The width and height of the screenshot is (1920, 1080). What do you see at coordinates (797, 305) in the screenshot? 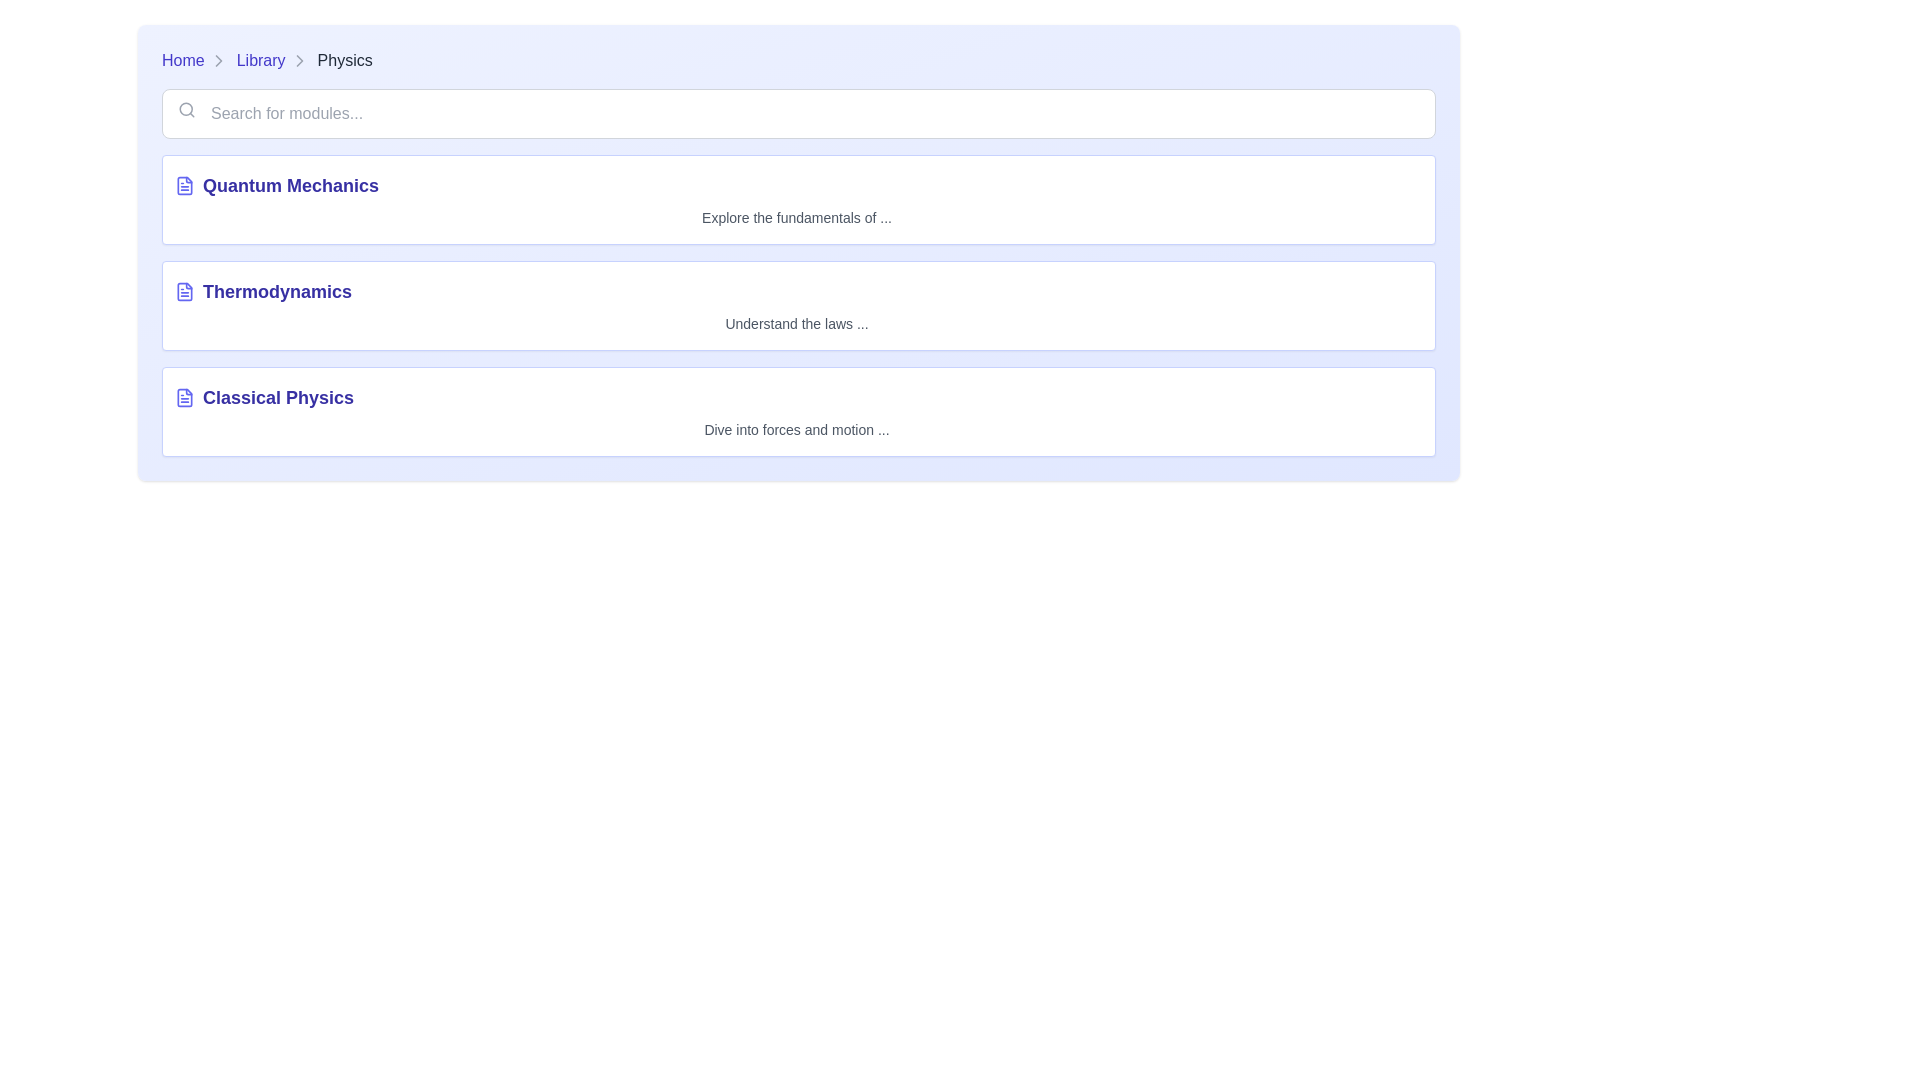
I see `the second selectable list item in the vertical list, which is related to thermodynamics and positioned between 'Quantum Mechanics' and 'Classical Physics'` at bounding box center [797, 305].